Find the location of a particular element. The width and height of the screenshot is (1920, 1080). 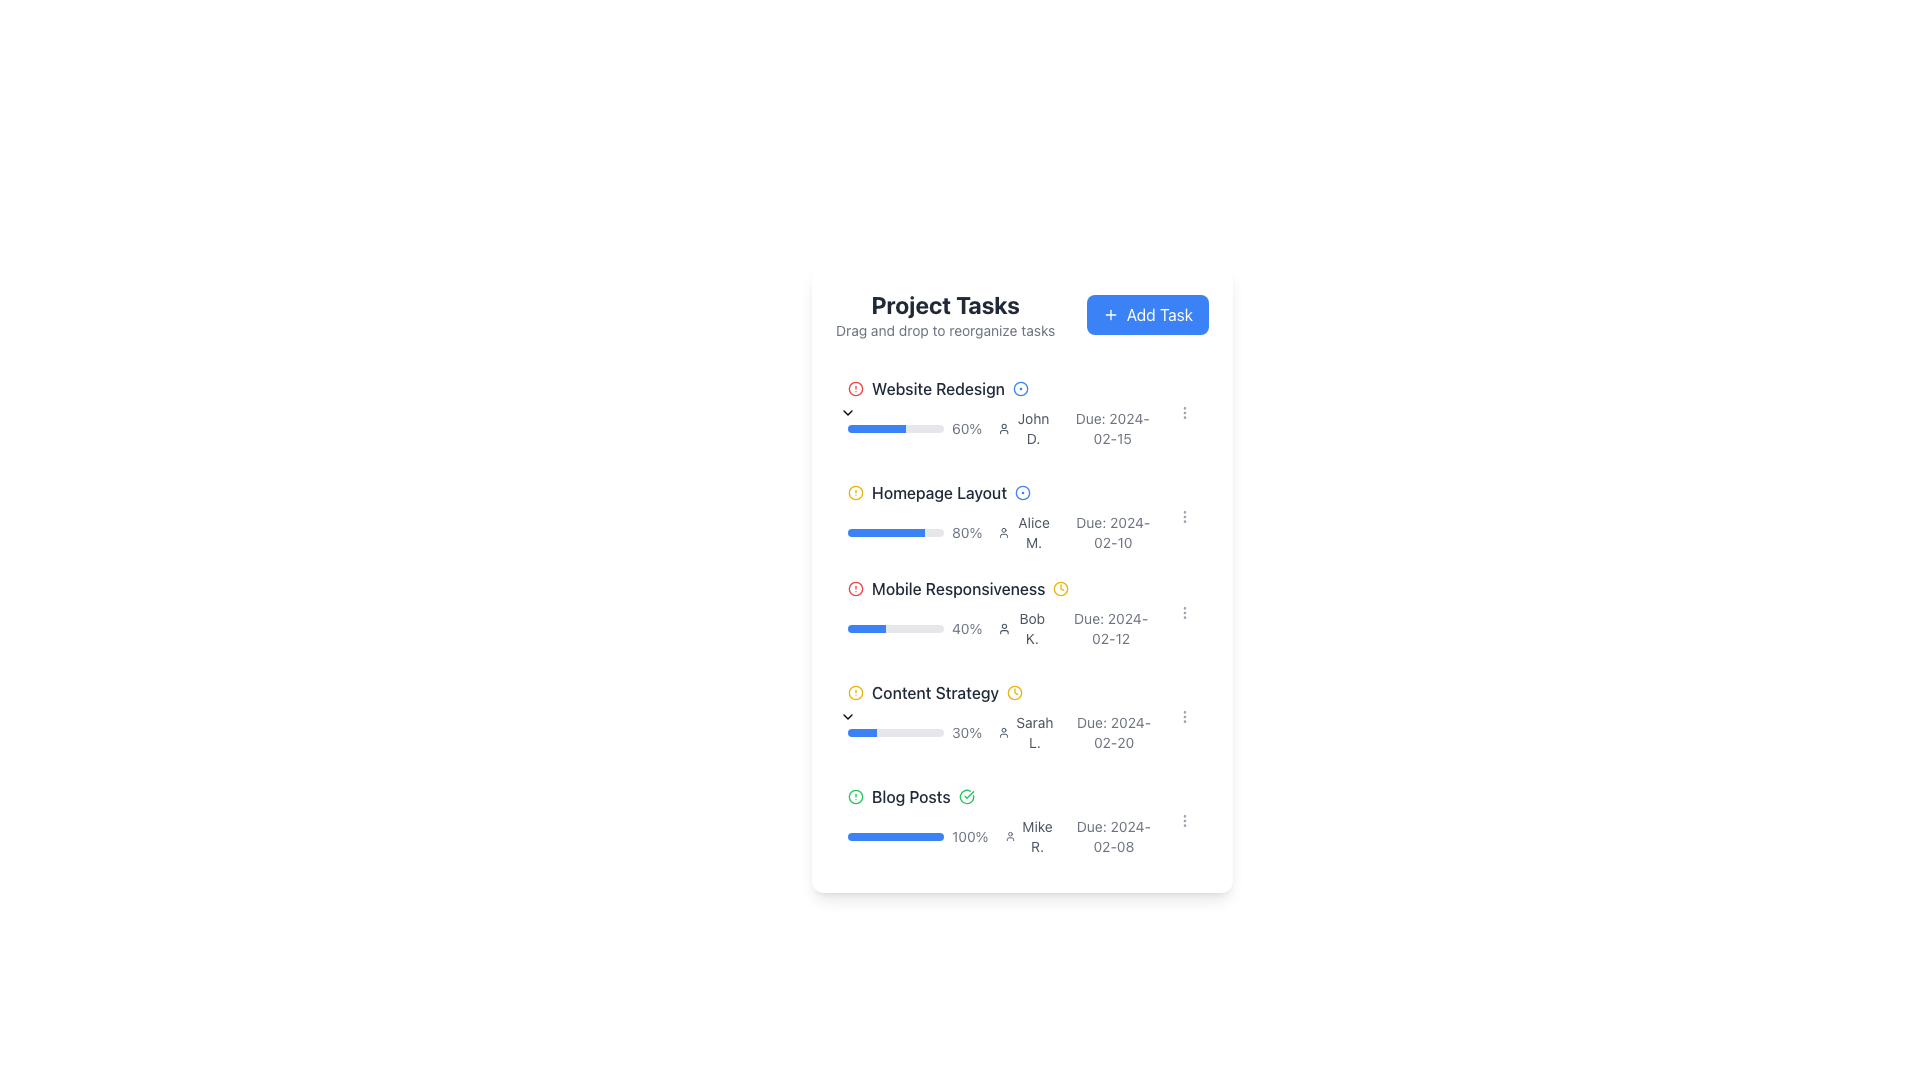

progress is located at coordinates (850, 627).